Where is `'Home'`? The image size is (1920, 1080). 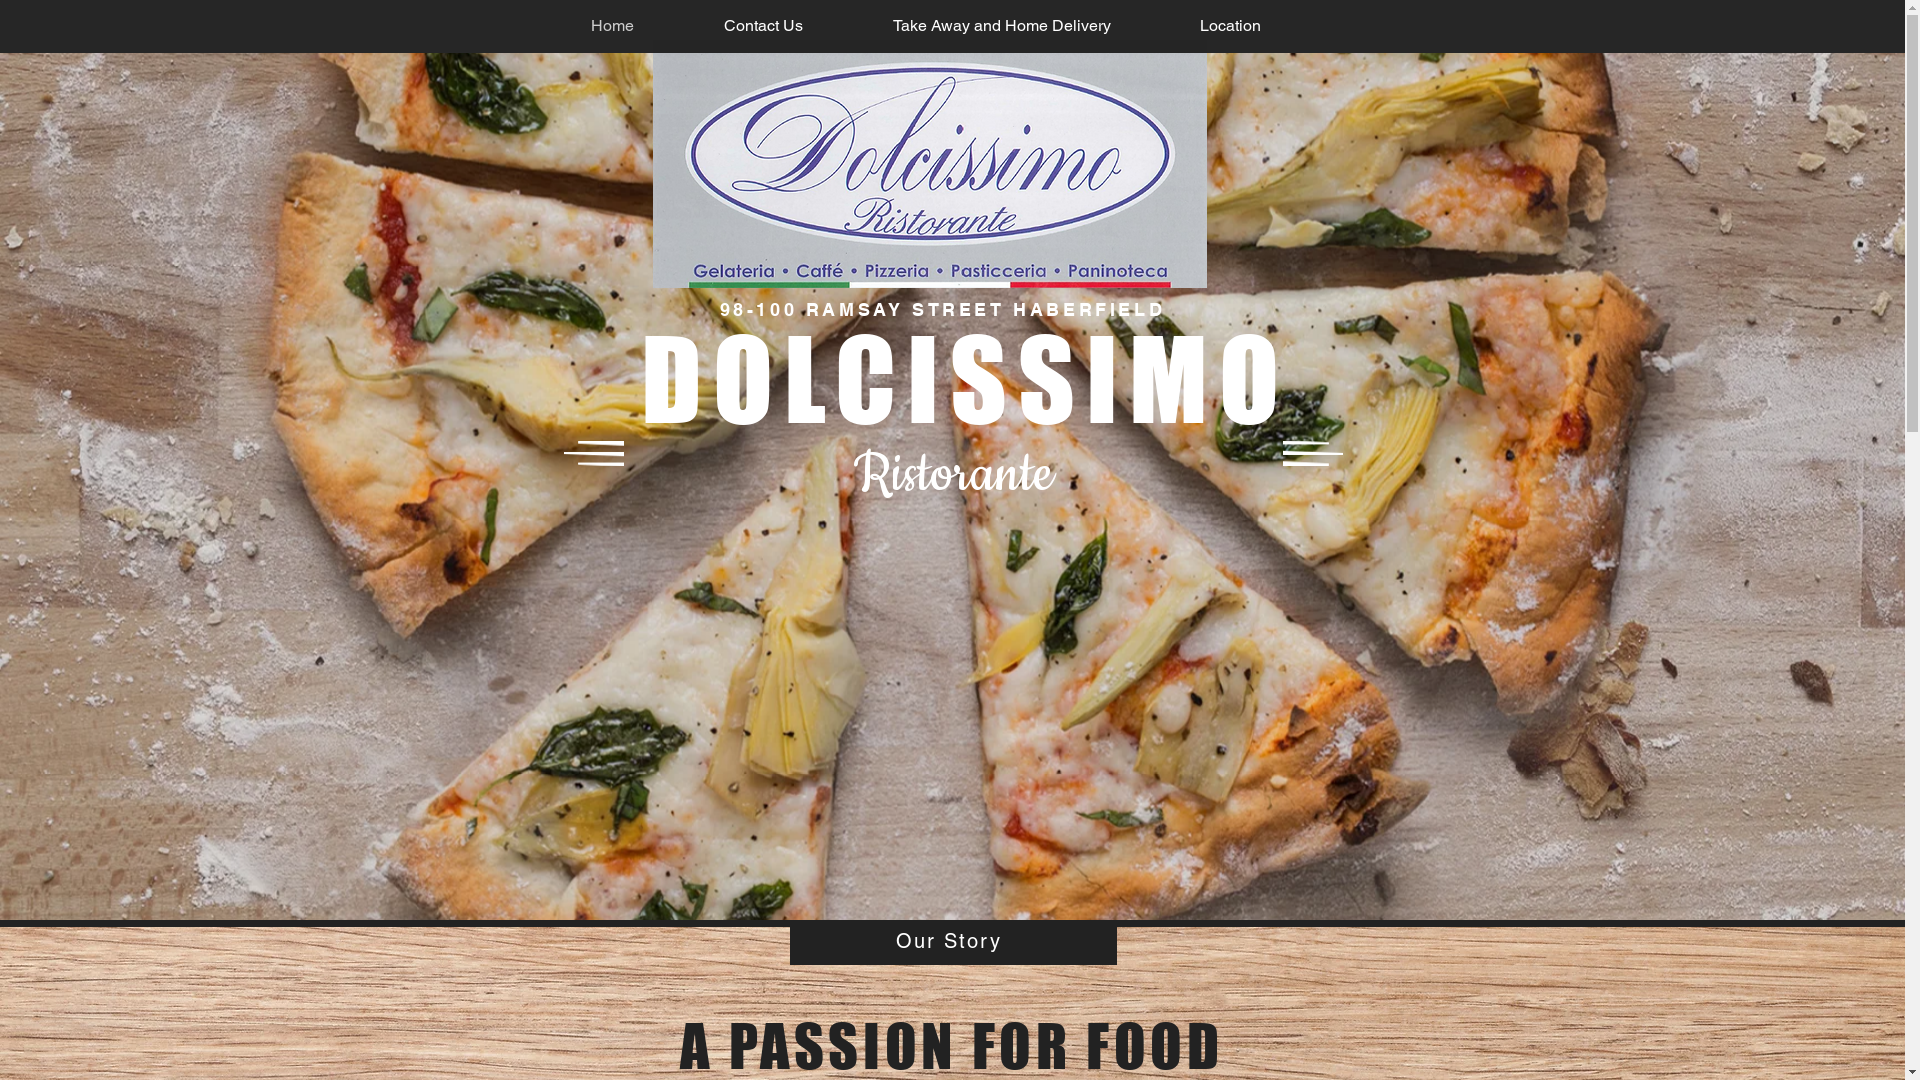
'Home' is located at coordinates (546, 25).